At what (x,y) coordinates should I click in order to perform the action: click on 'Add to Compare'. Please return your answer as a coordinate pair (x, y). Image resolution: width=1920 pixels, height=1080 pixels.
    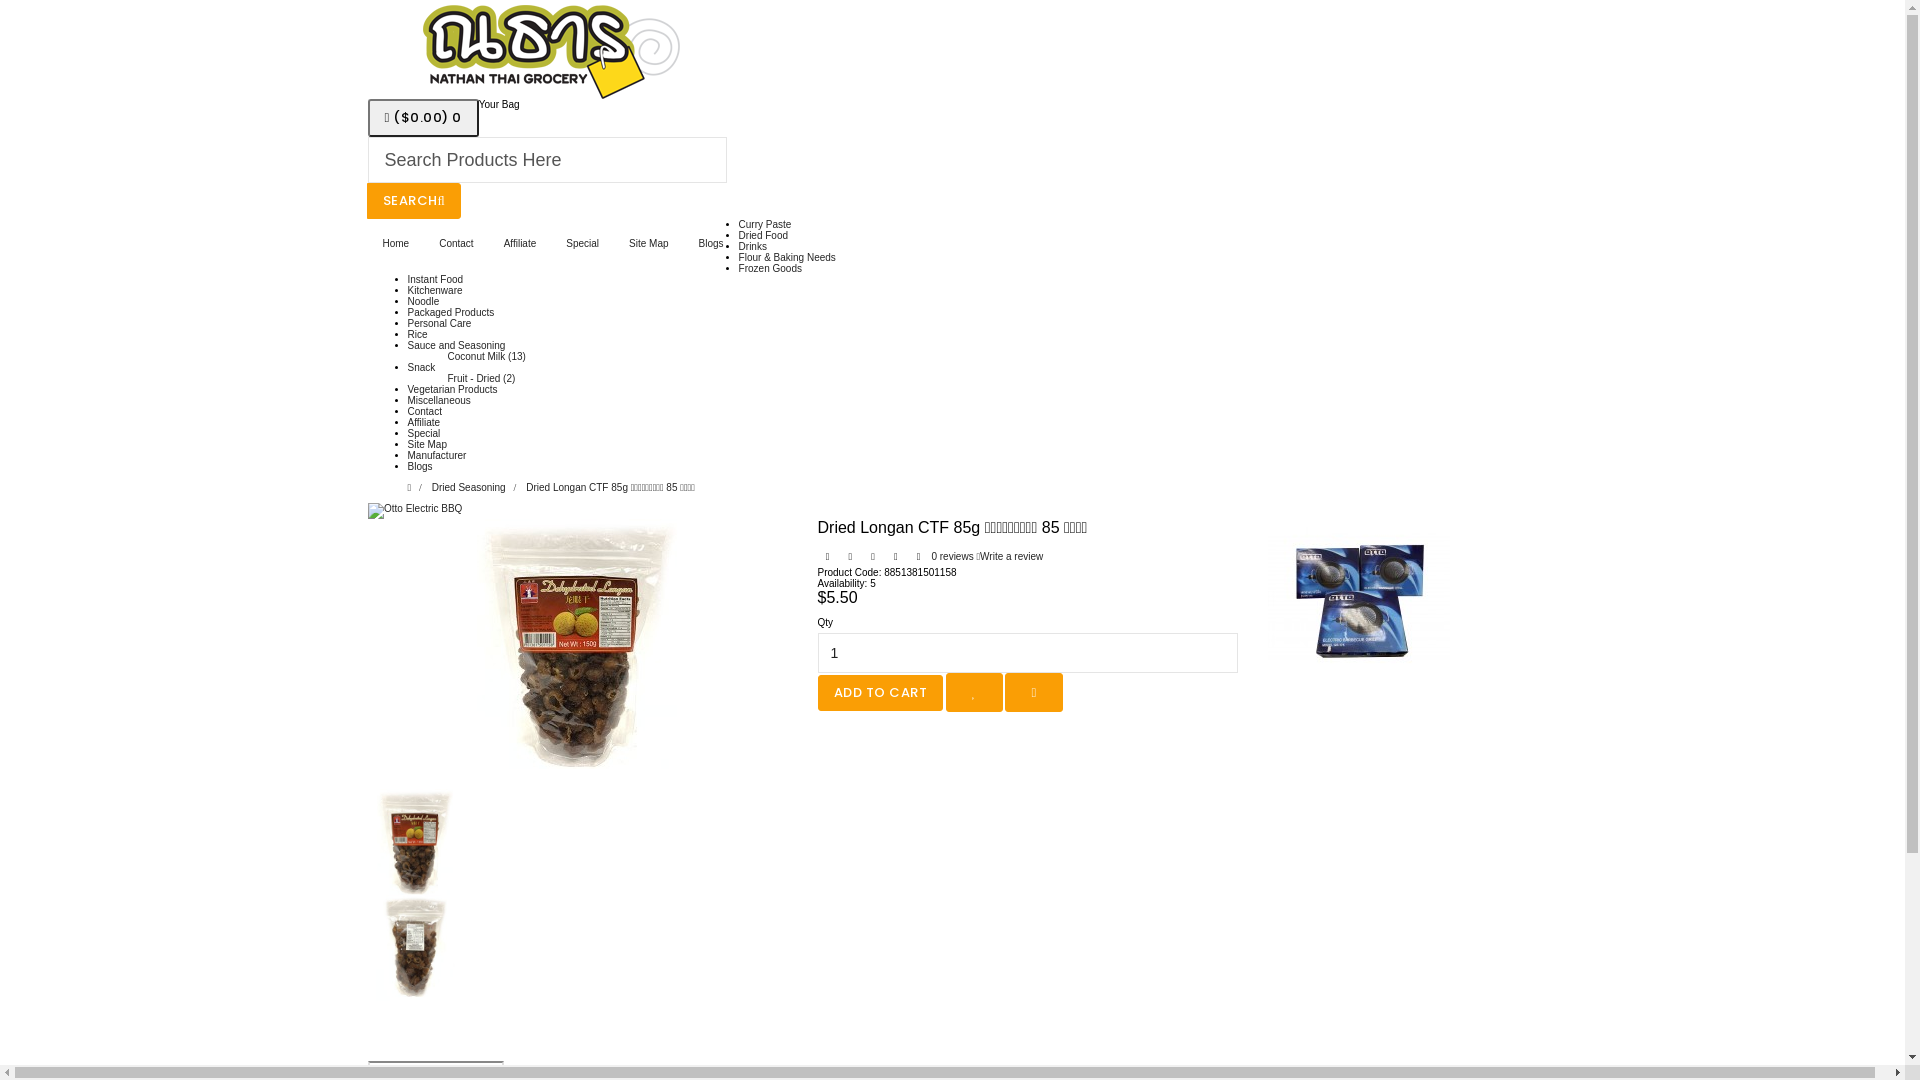
    Looking at the image, I should click on (1033, 691).